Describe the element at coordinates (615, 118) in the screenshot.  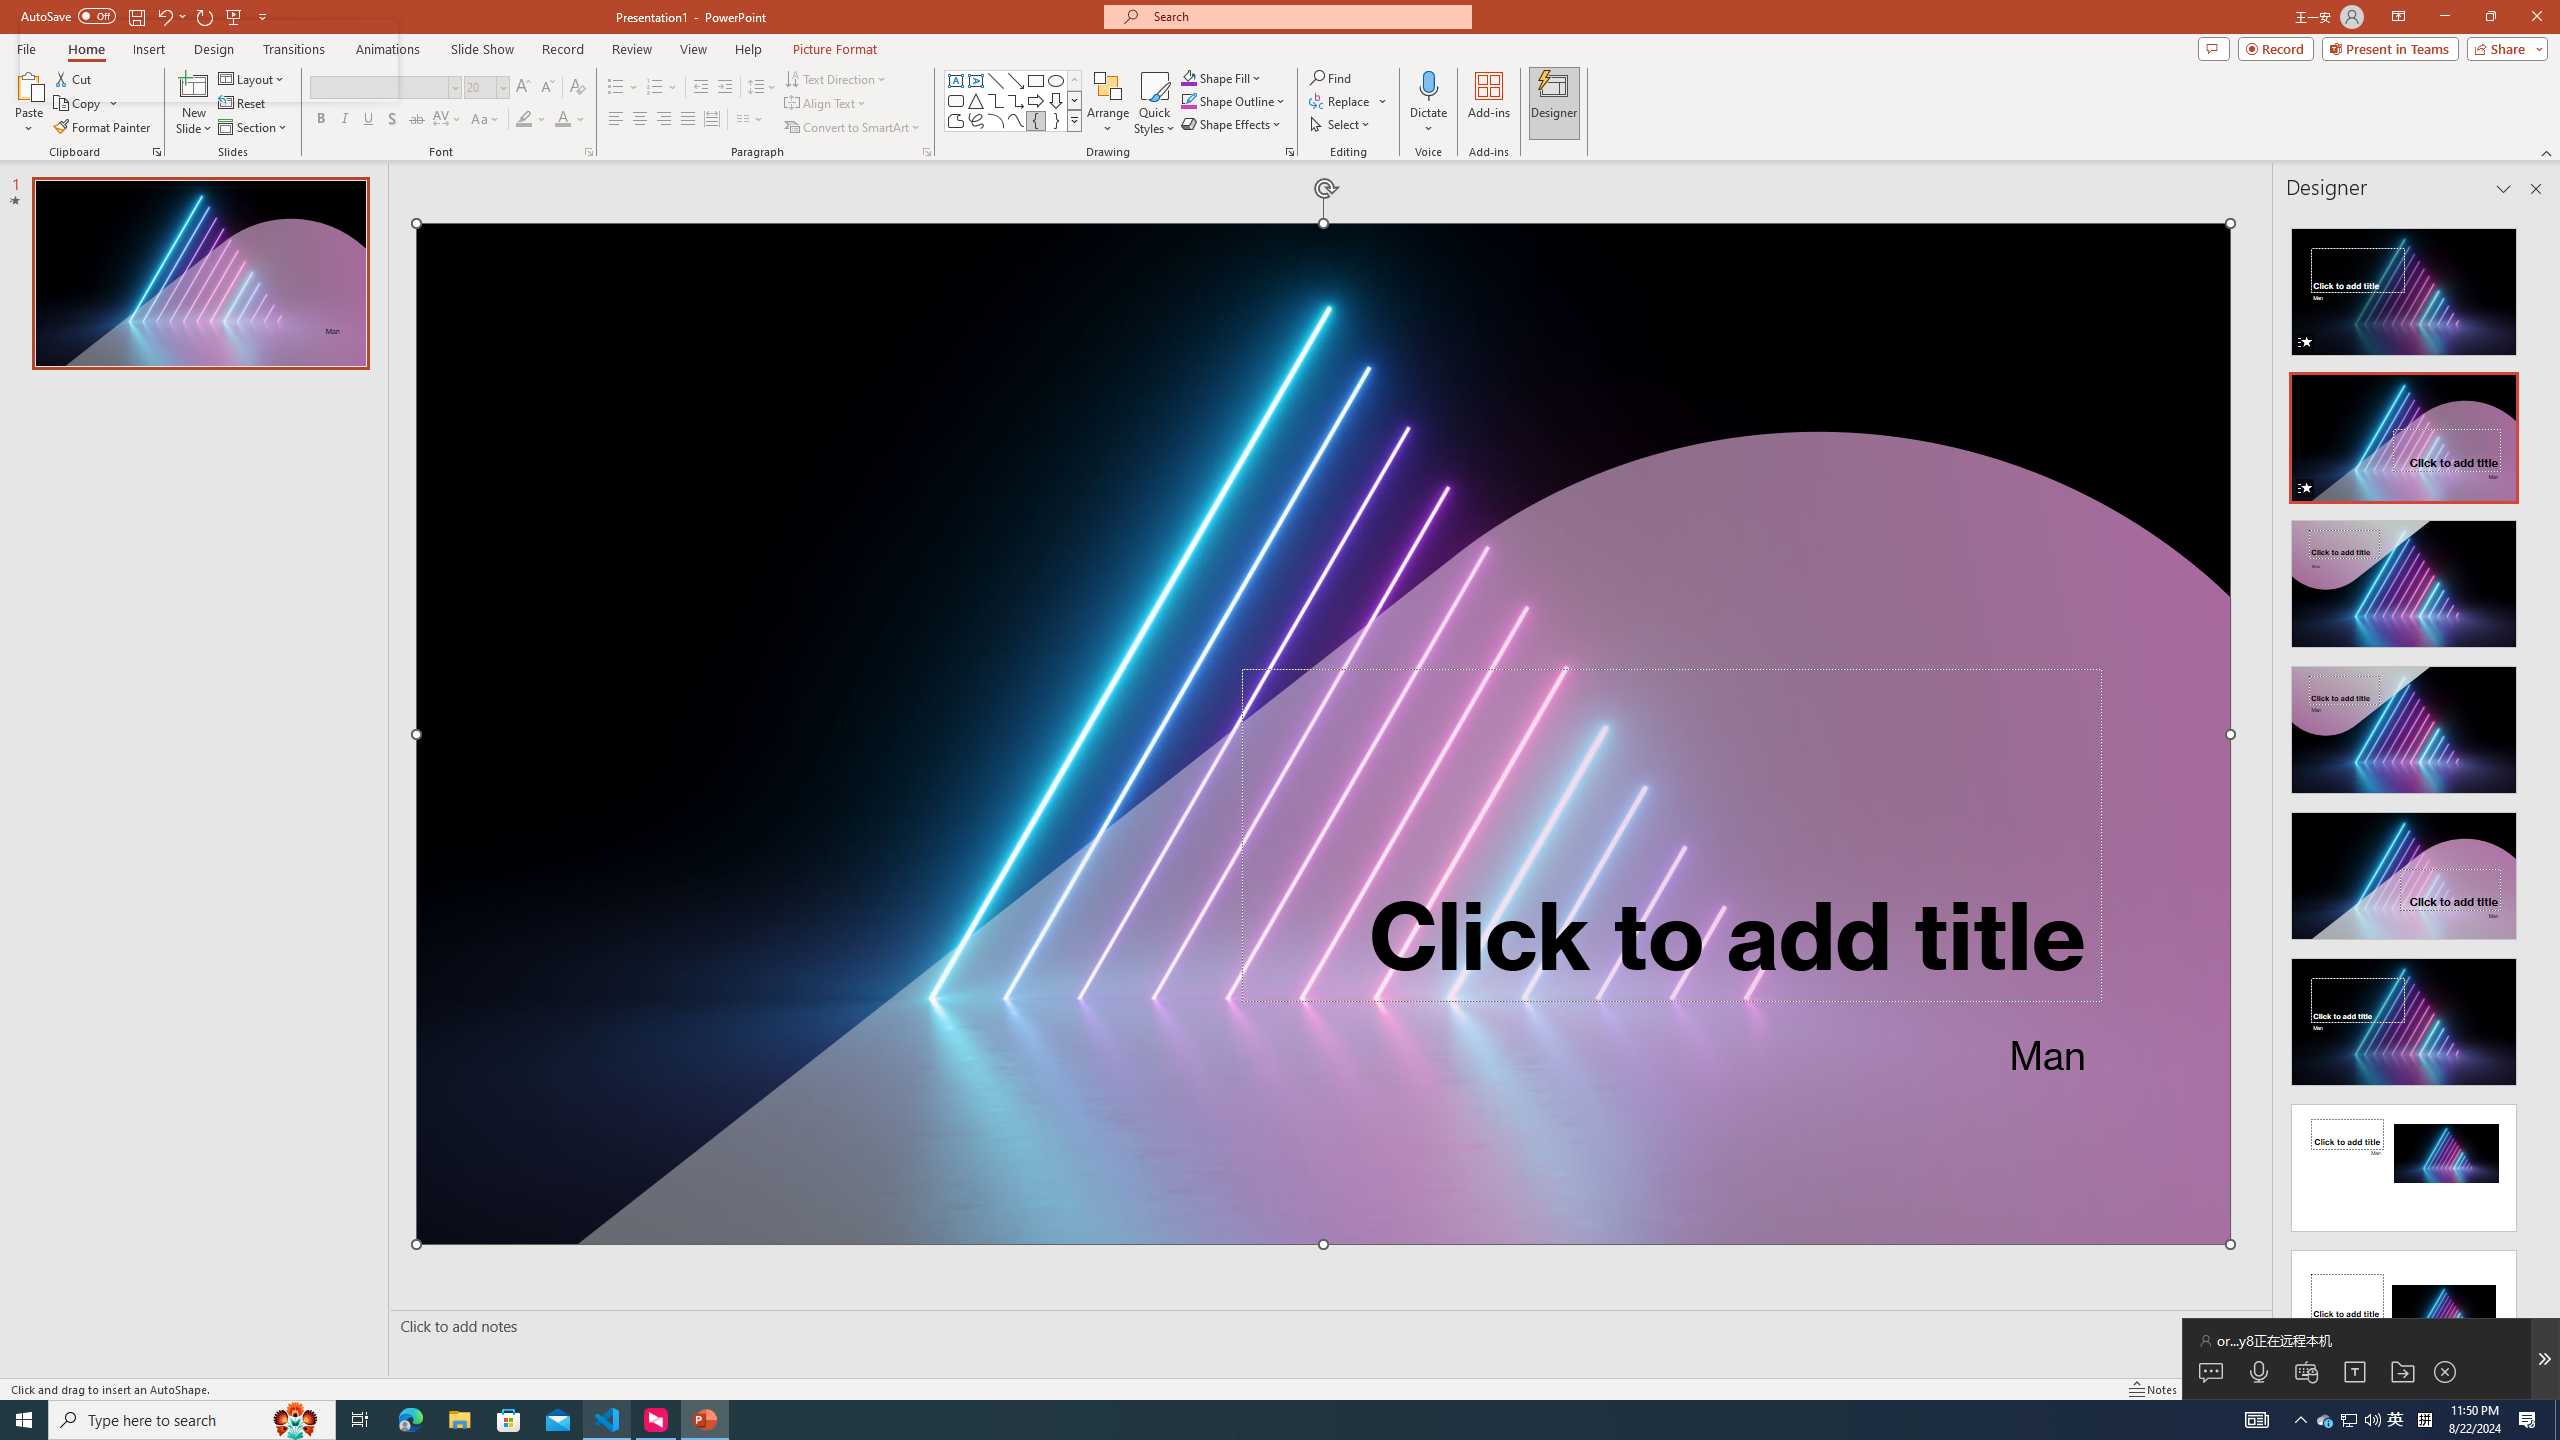
I see `'Align Left'` at that location.